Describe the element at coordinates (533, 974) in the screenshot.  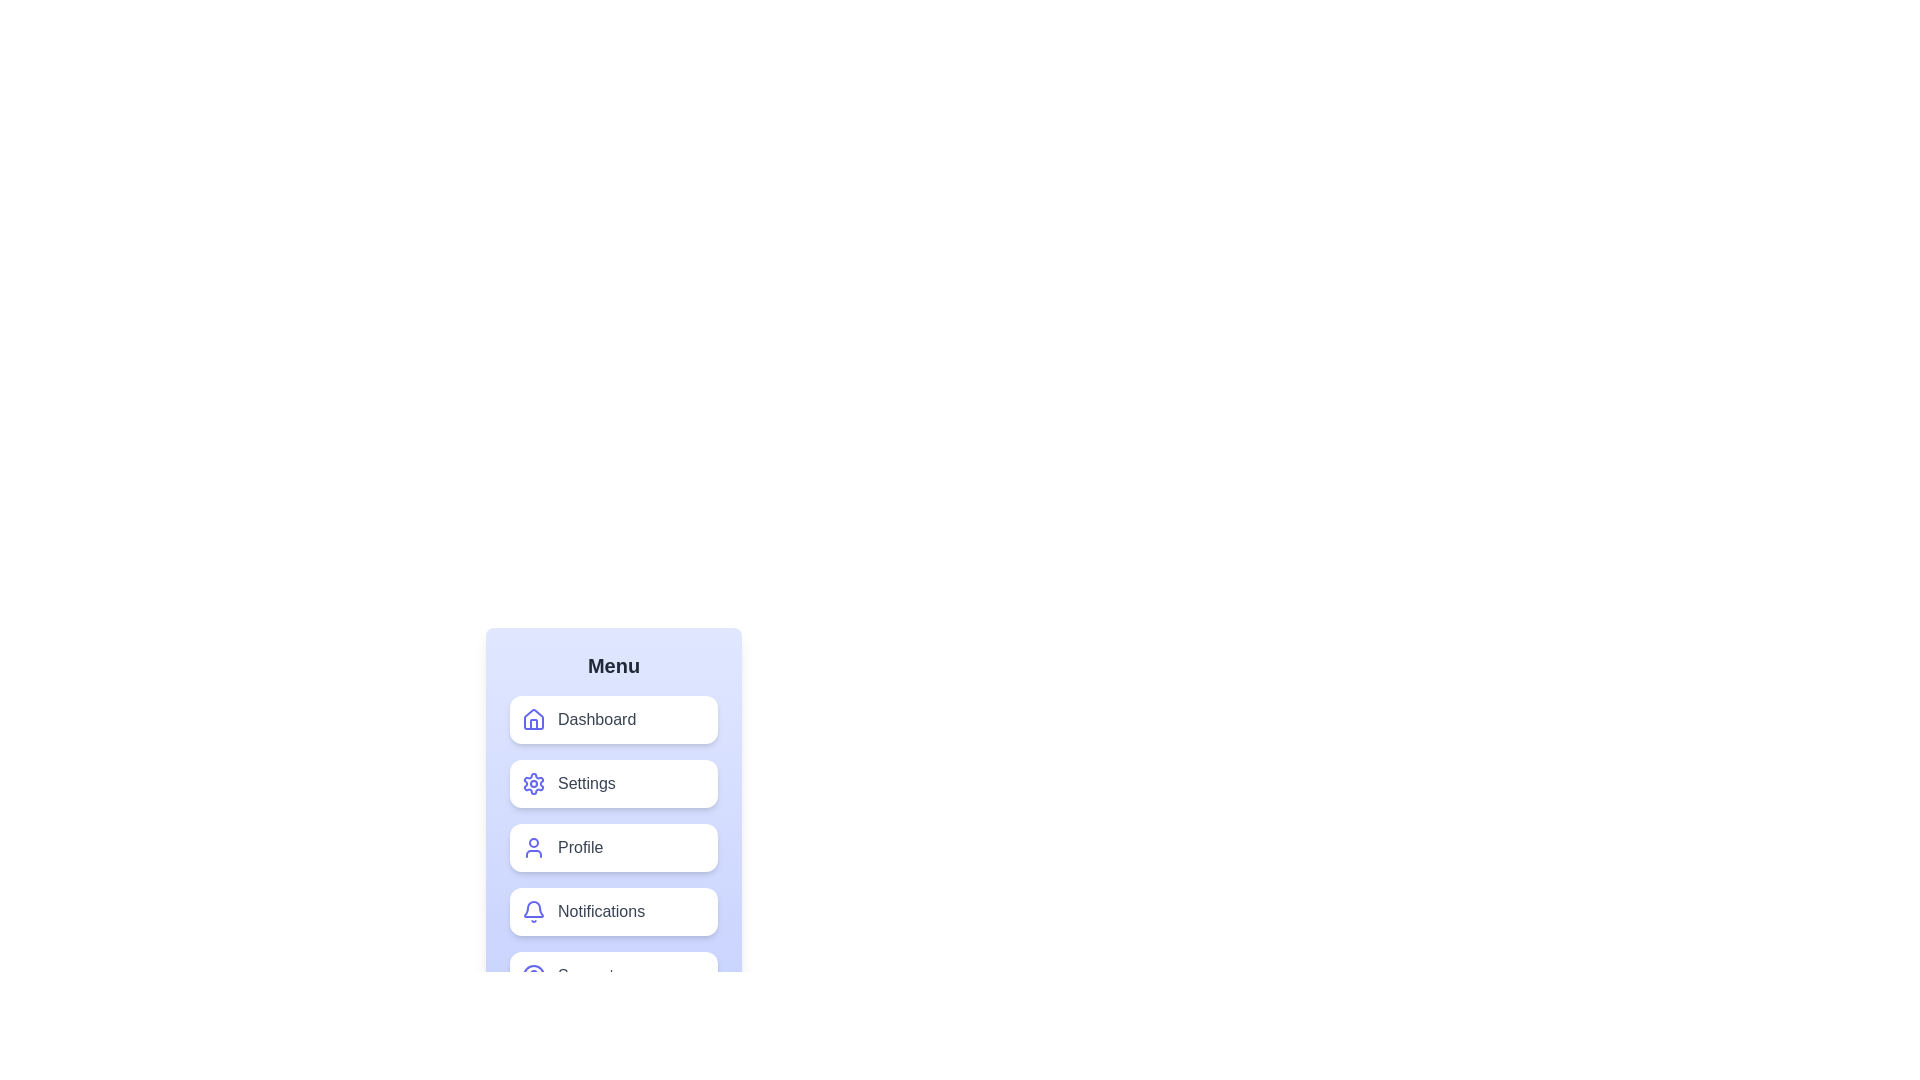
I see `the visual style of the filled circle SVG component centered in the bottom-most menu item labeled 'Security'` at that location.